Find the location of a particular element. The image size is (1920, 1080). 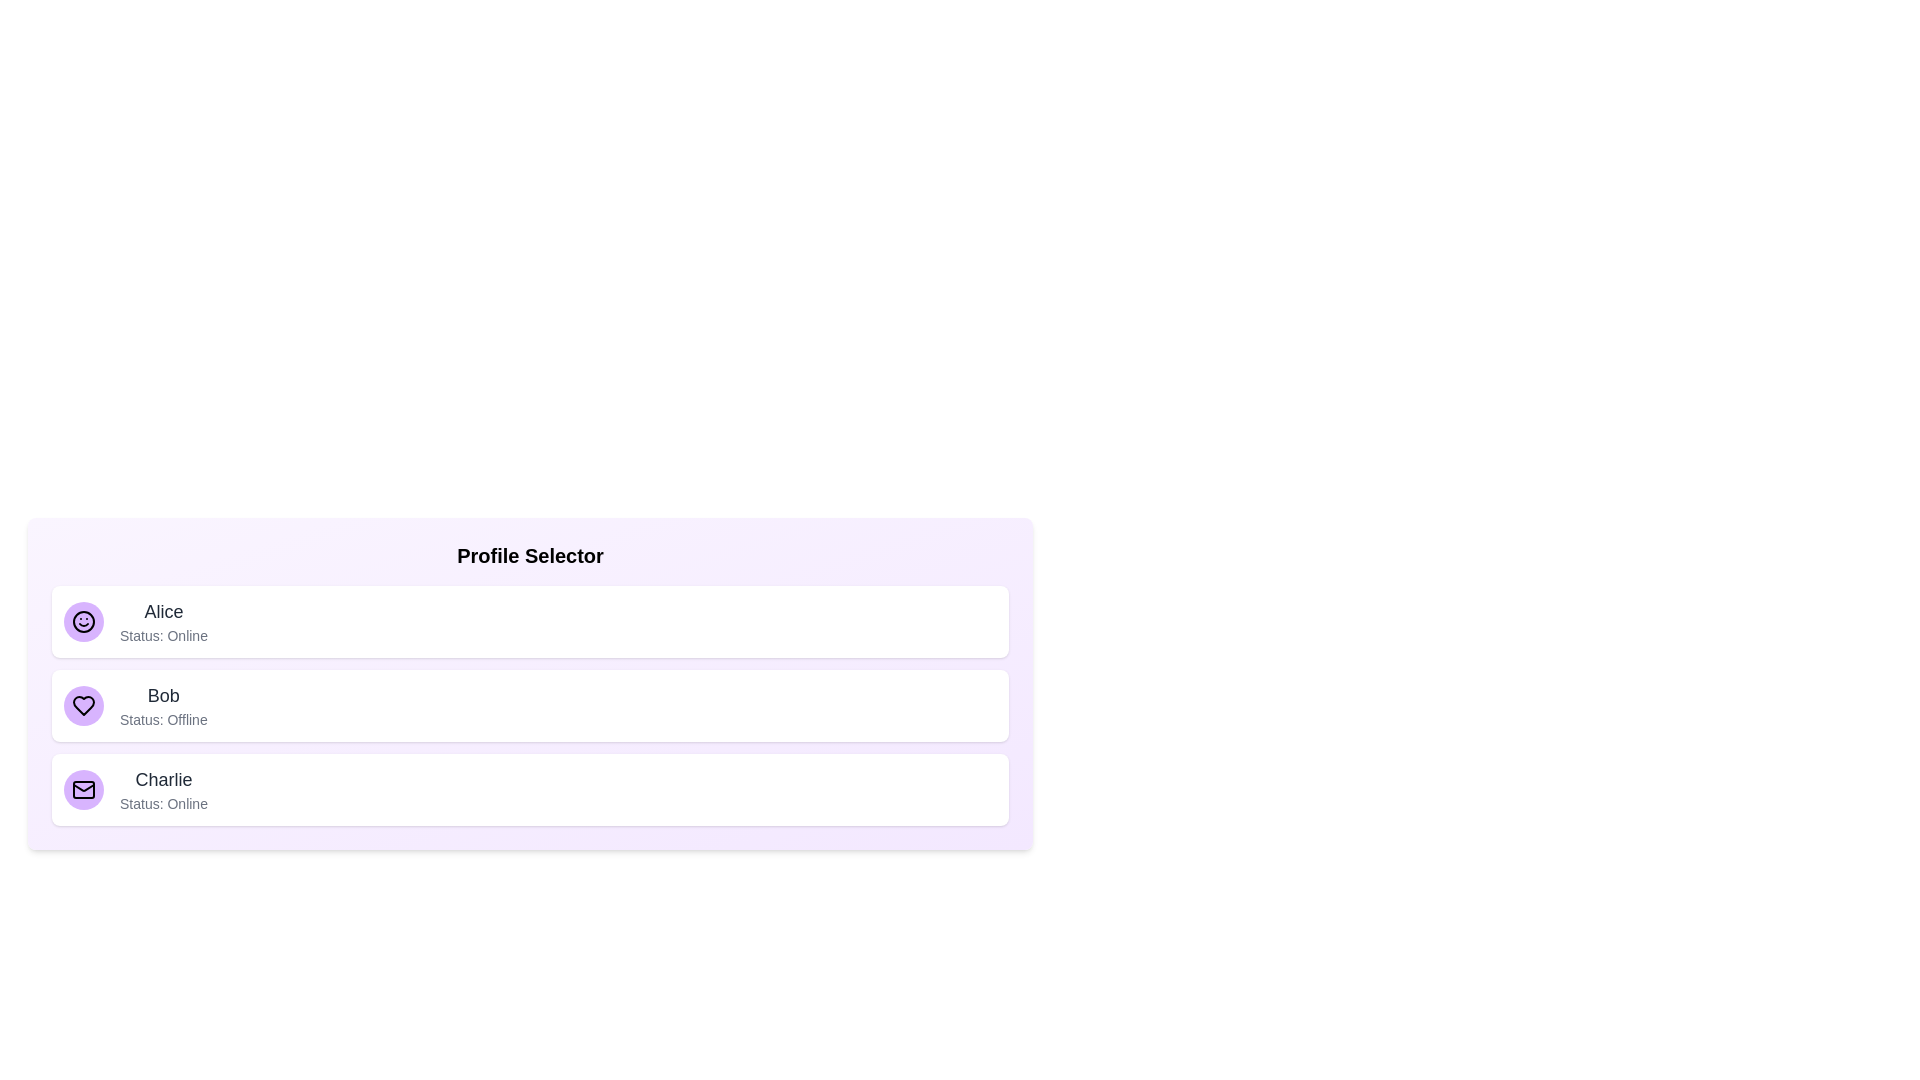

the profile named Alice to select it is located at coordinates (530, 620).